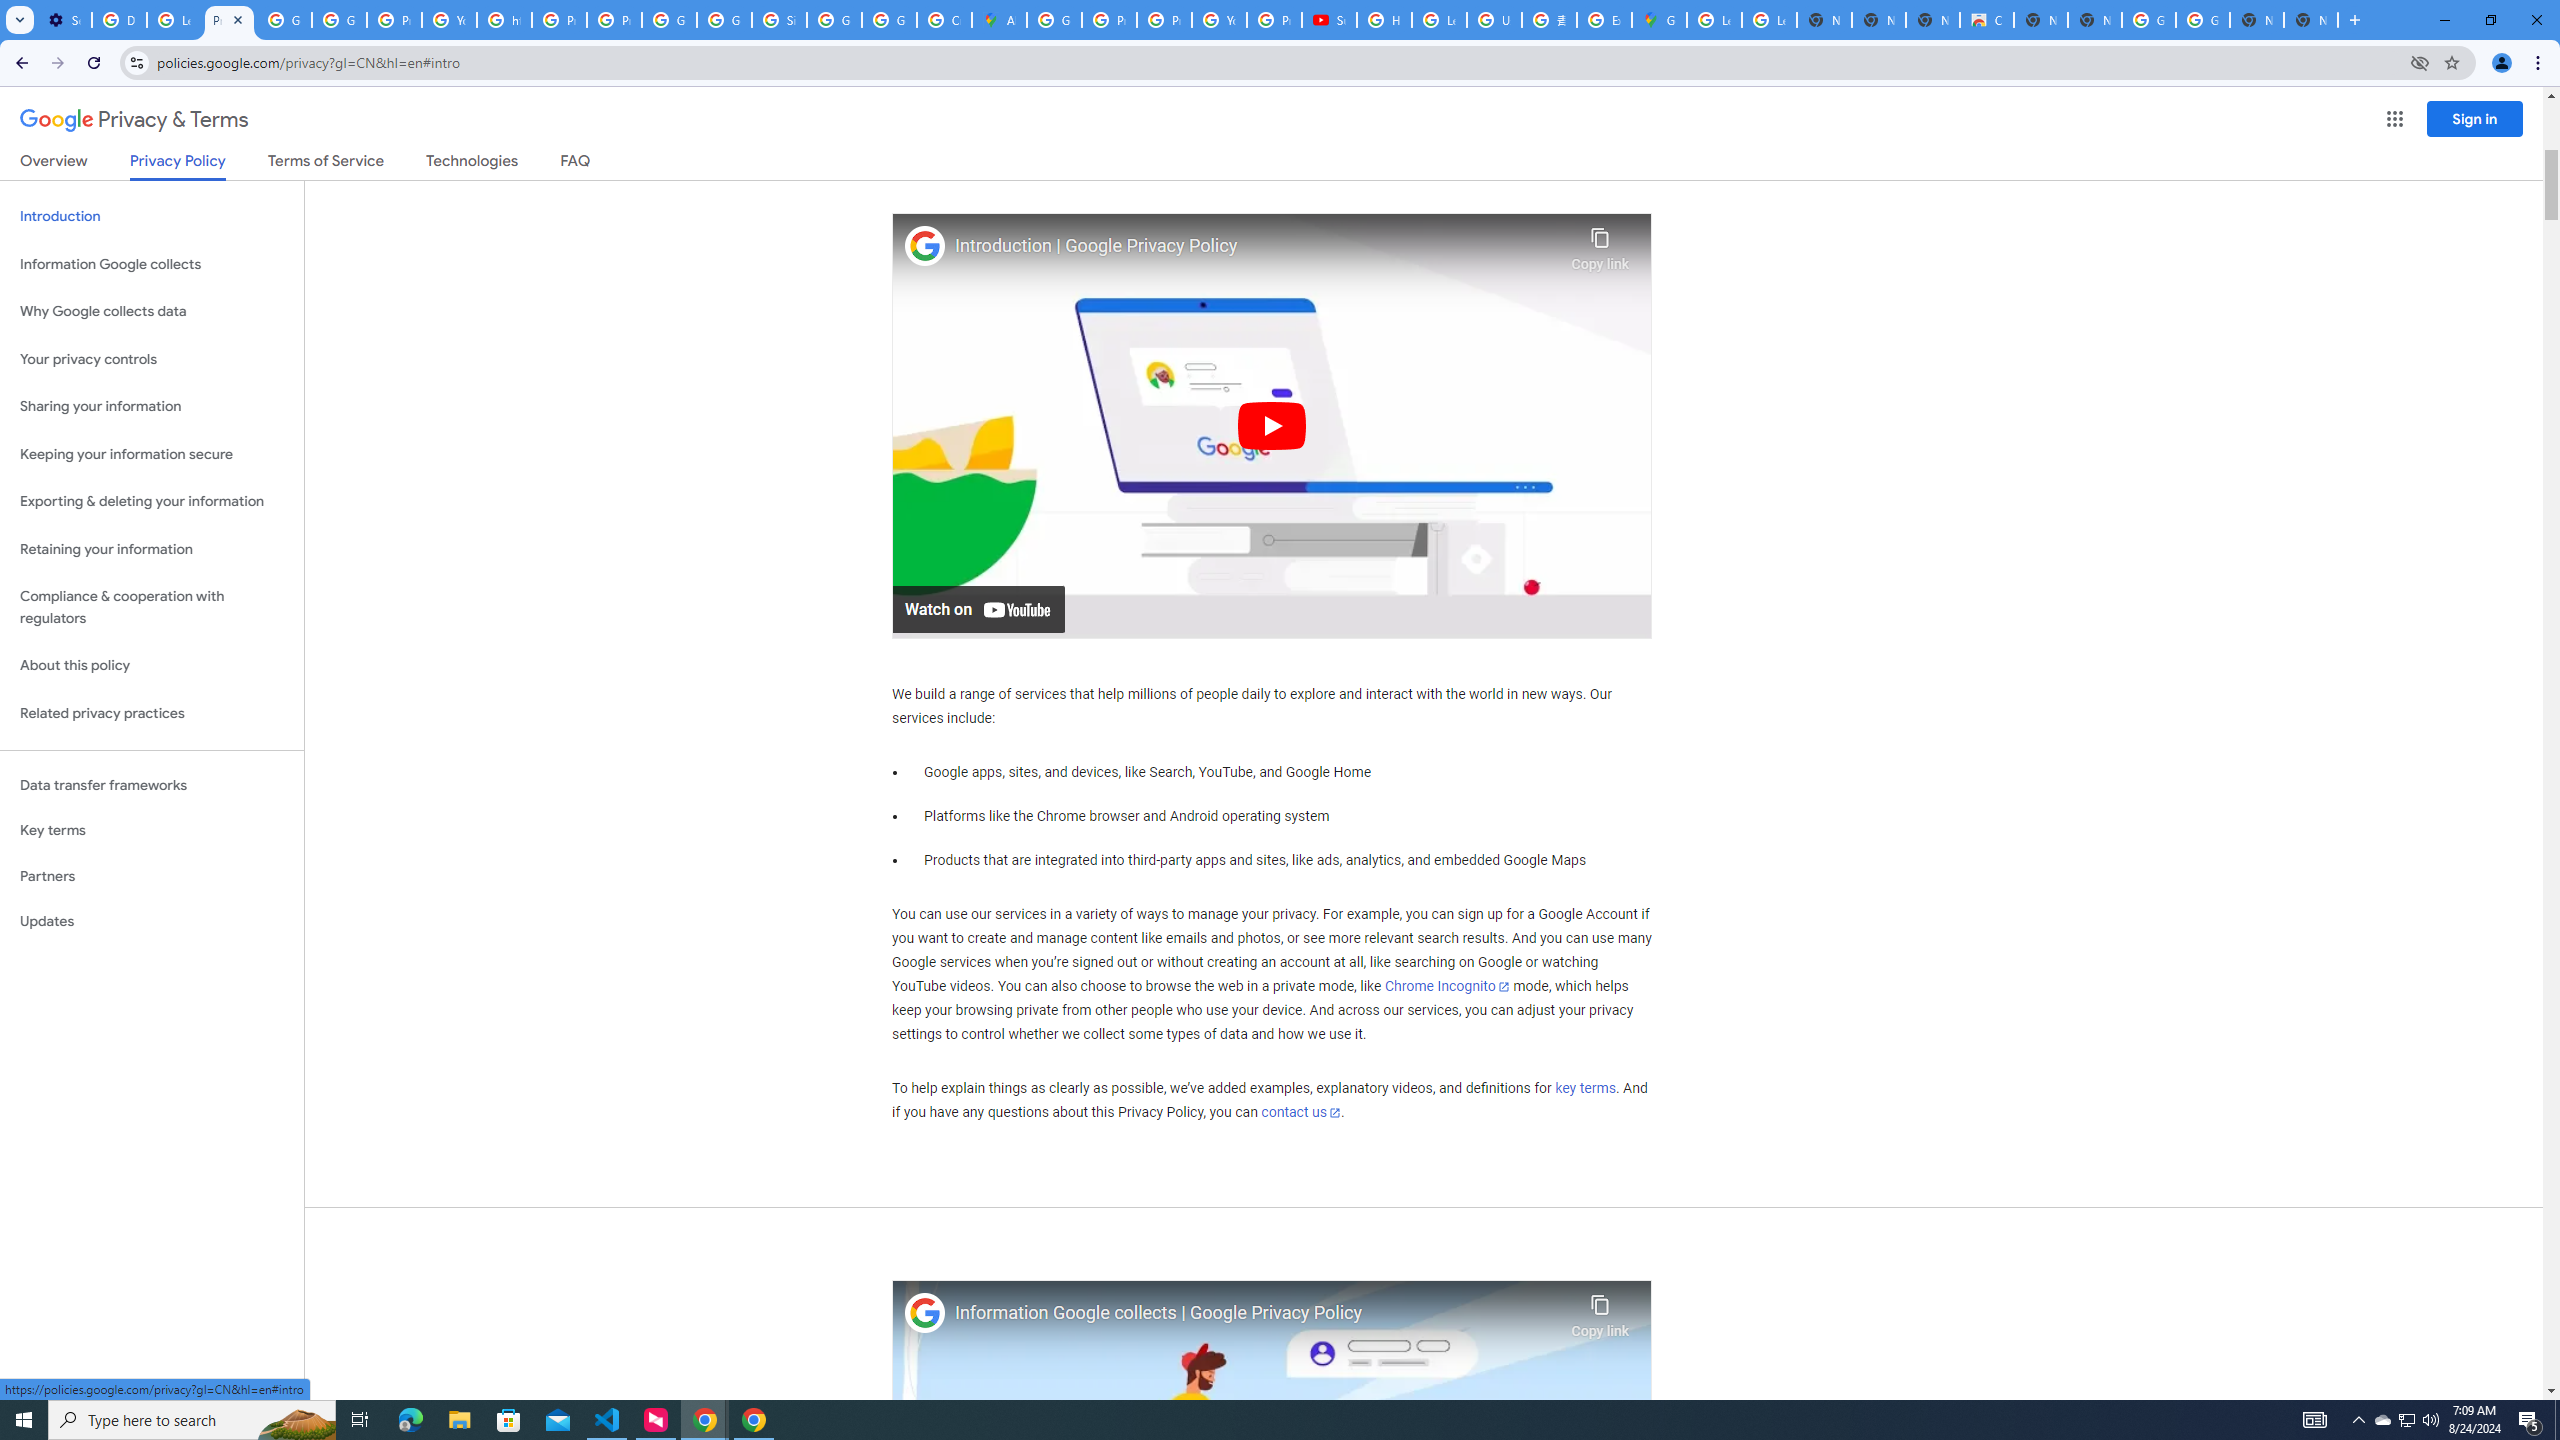 This screenshot has width=2560, height=1440. I want to click on 'Information Google collects', so click(151, 264).